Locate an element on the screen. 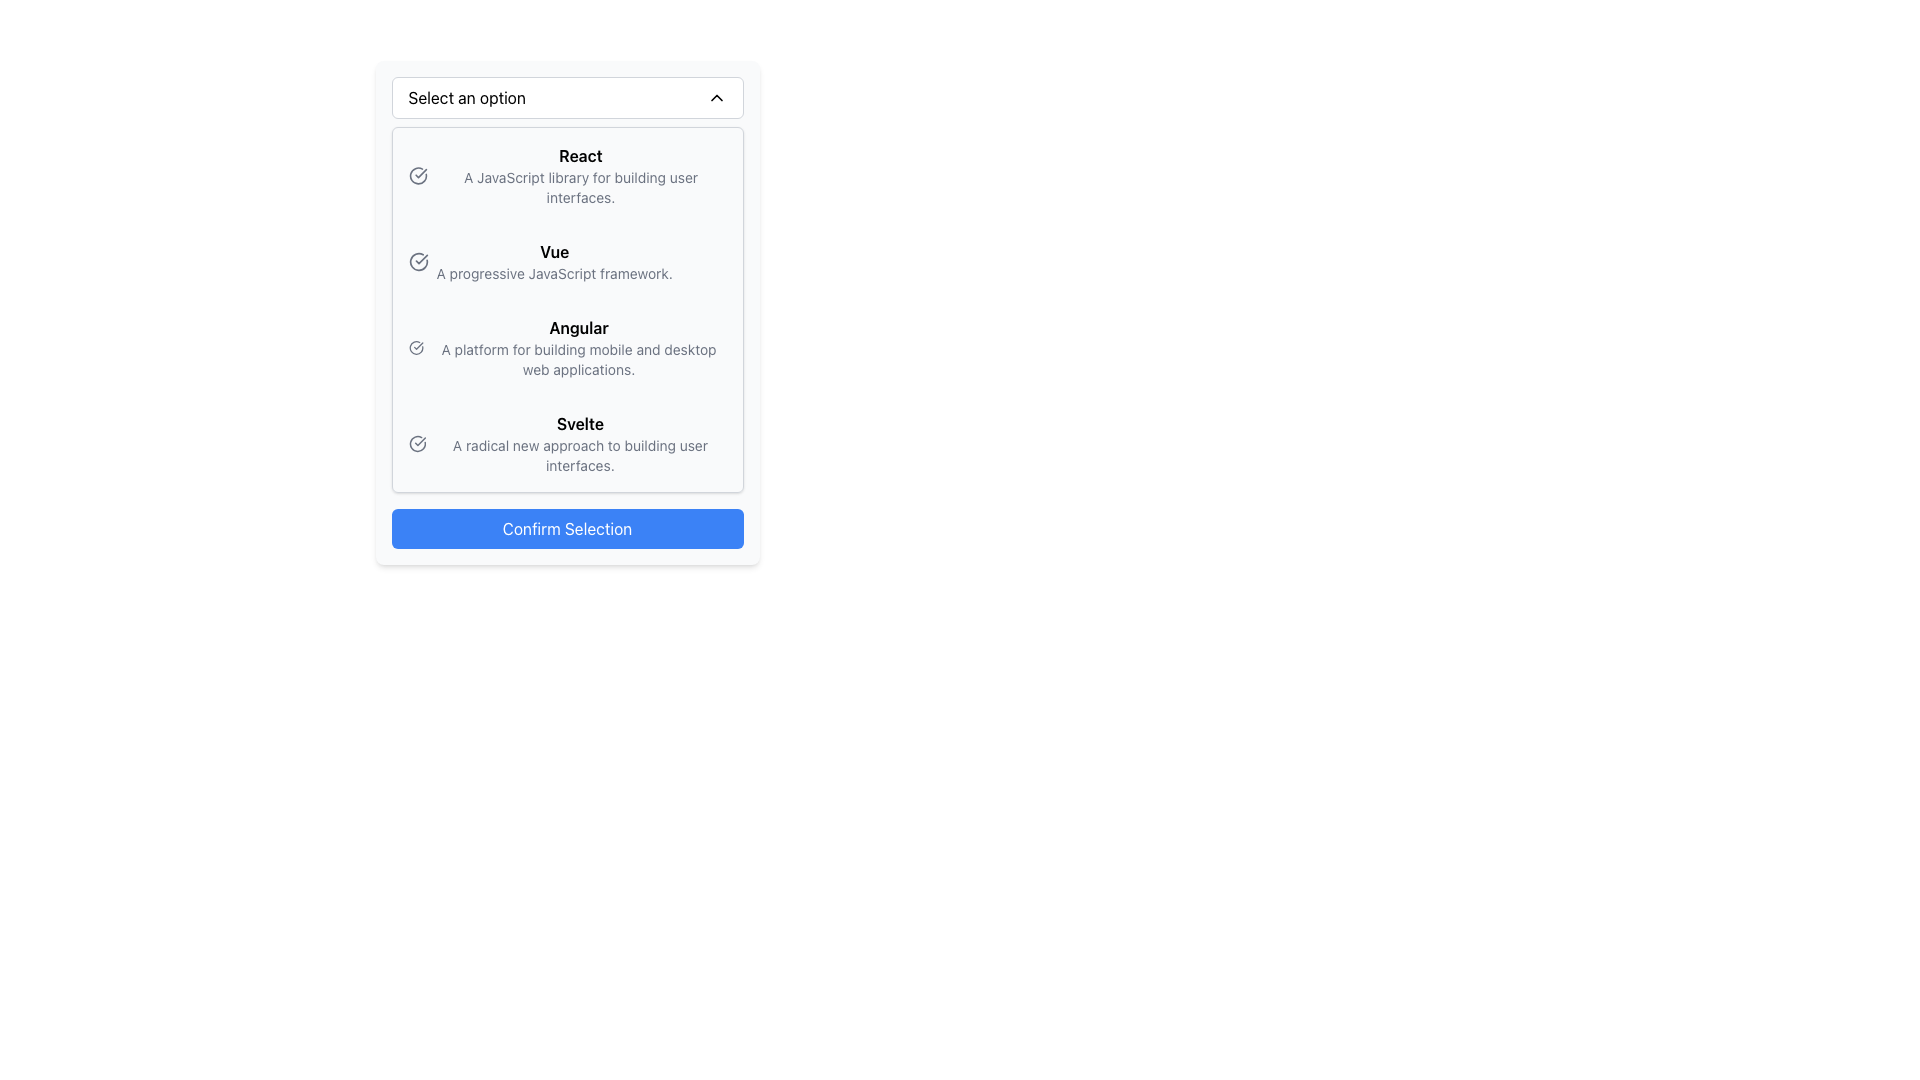 This screenshot has height=1080, width=1920. the selectable list item that displays the 'Svelte' framework description, which is the fourth item in the vertical list is located at coordinates (566, 442).